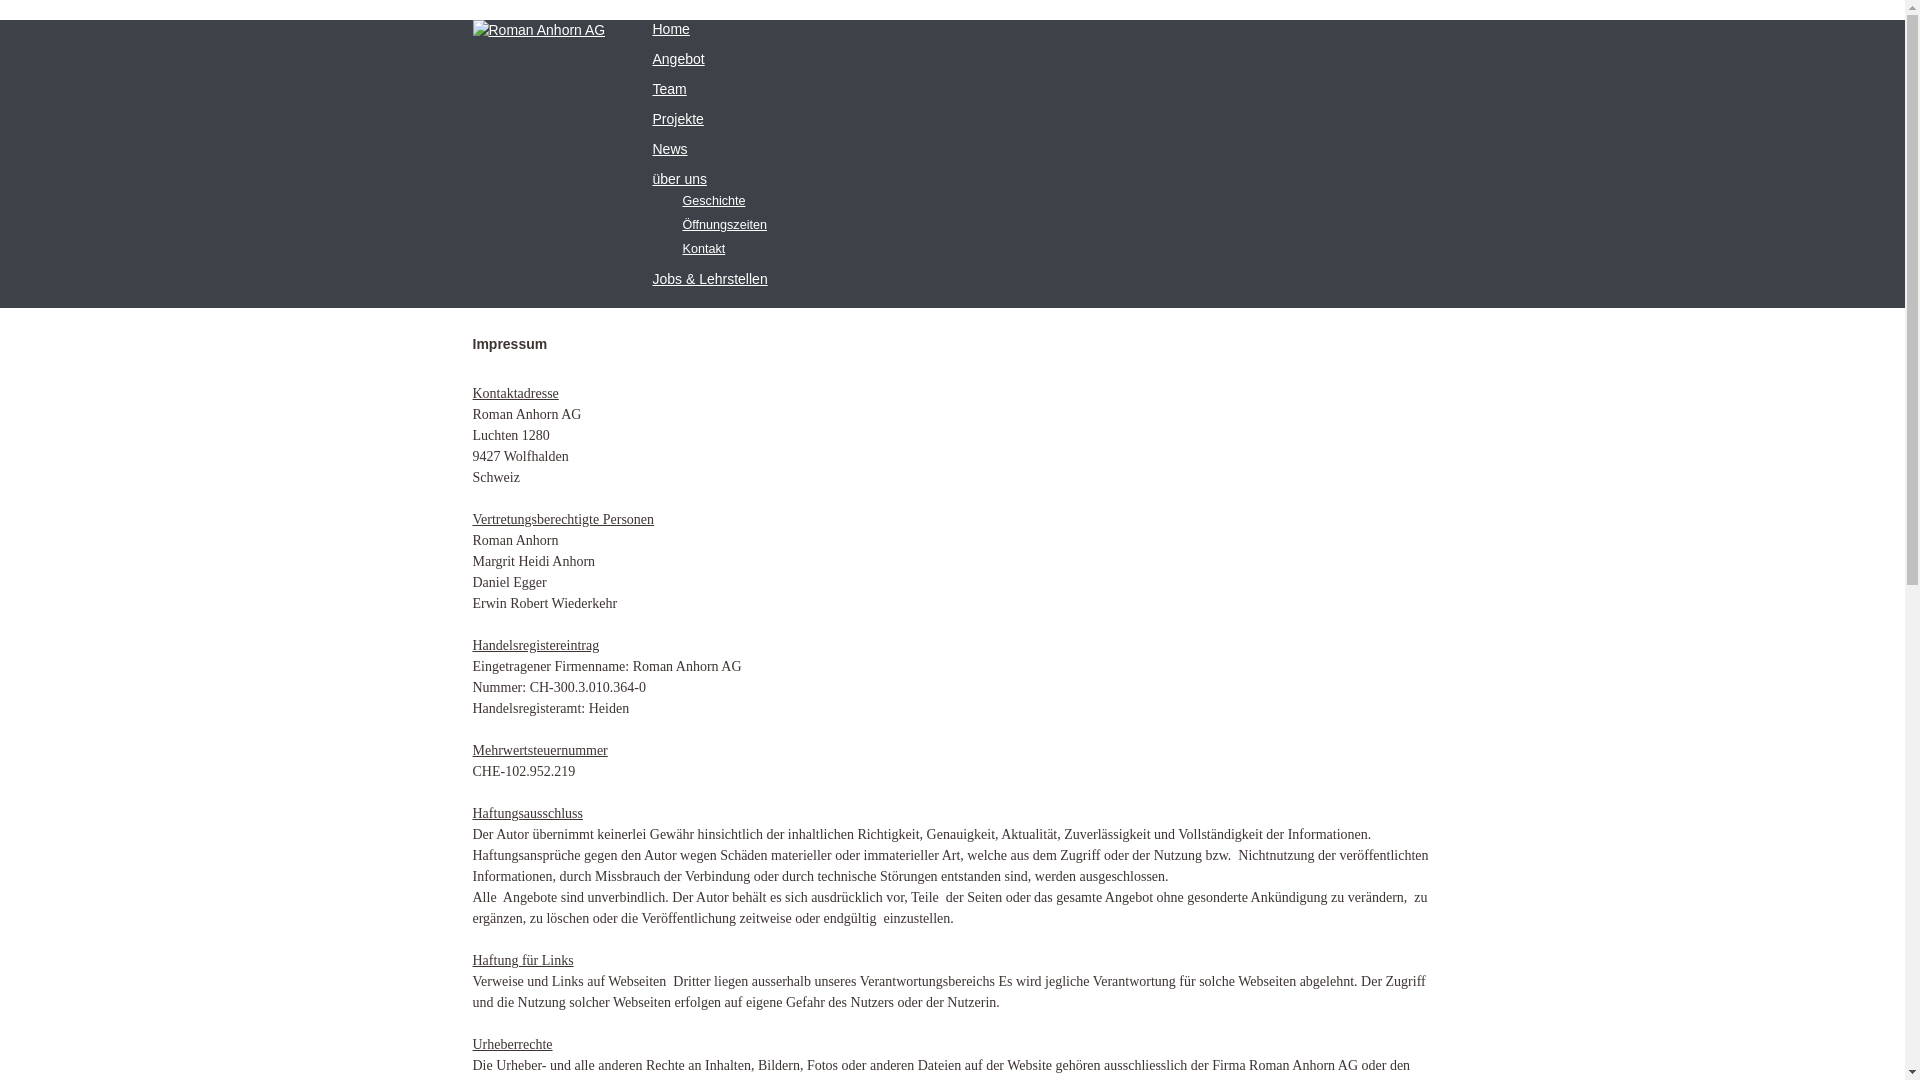 The image size is (1920, 1080). I want to click on 'Jobs & Lehrstellen', so click(652, 278).